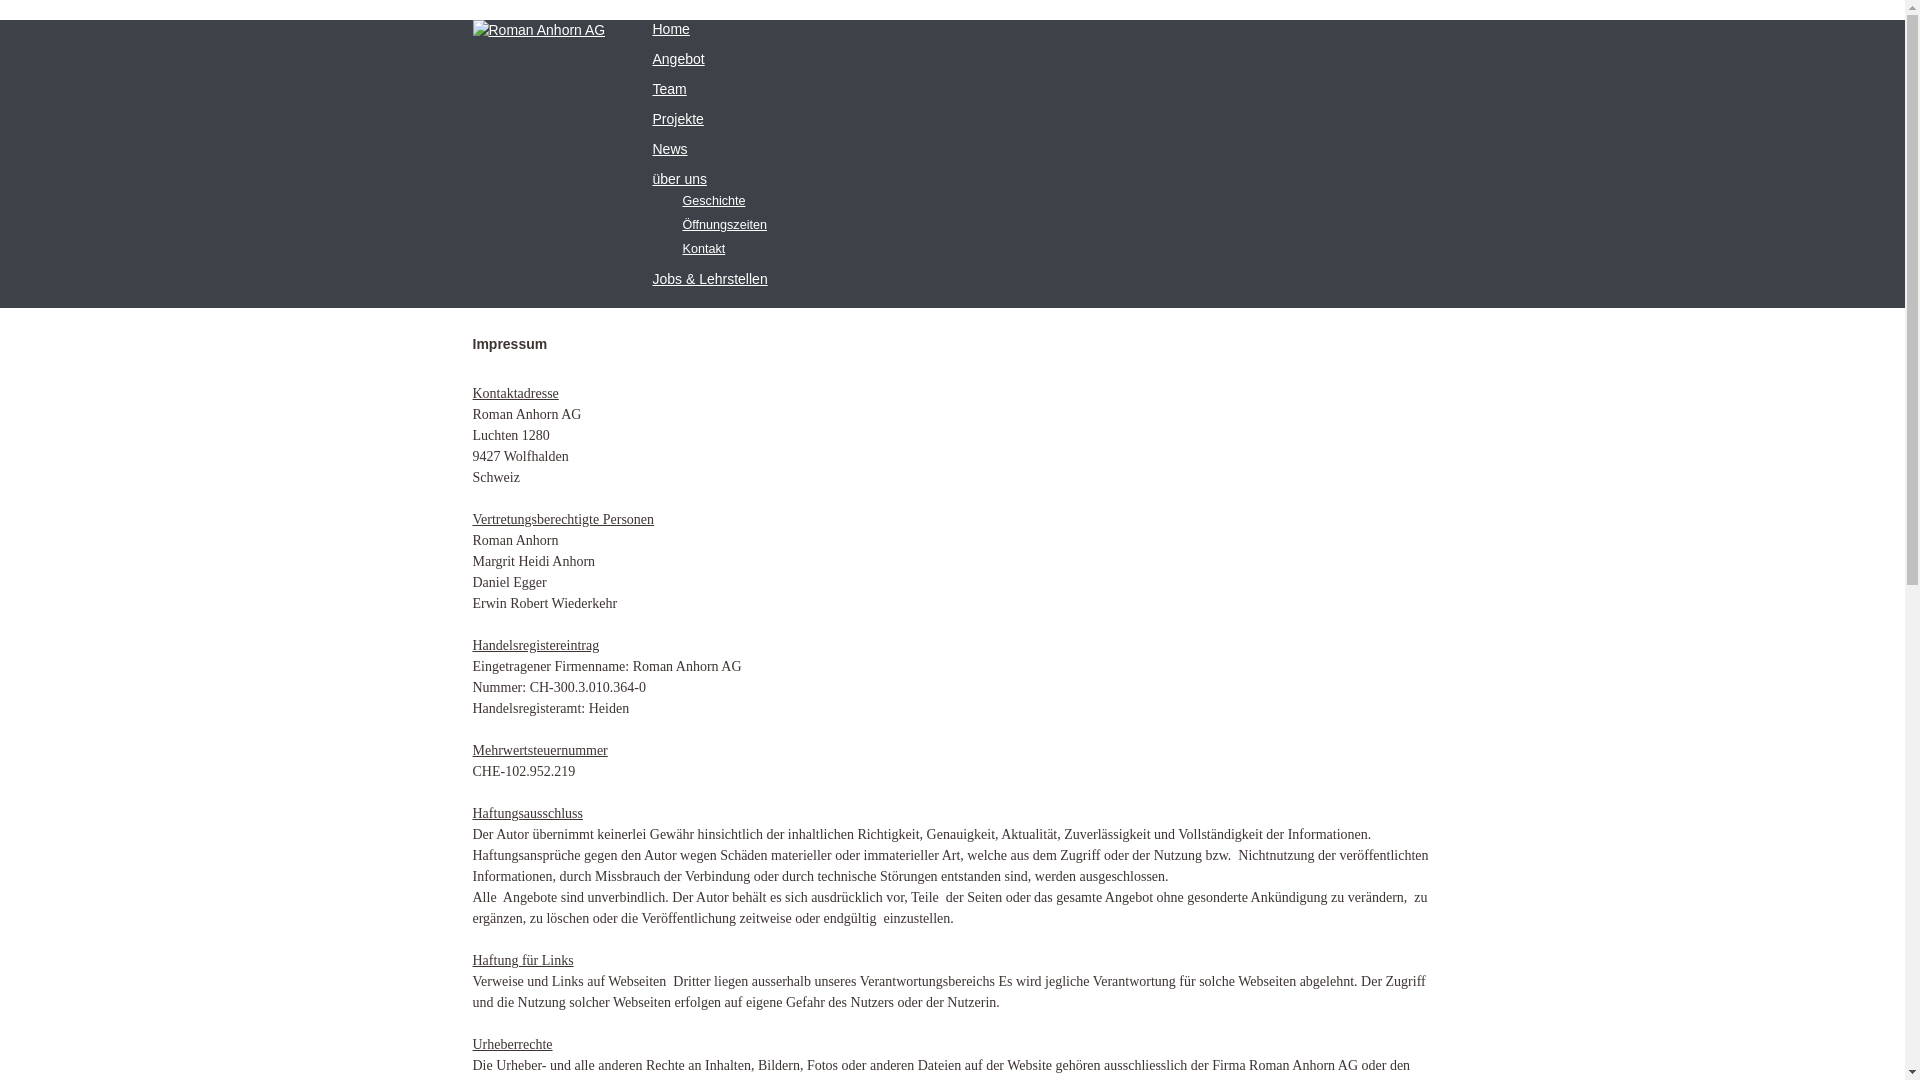 The image size is (1920, 1080). I want to click on 'Jobs & Lehrstellen', so click(652, 278).